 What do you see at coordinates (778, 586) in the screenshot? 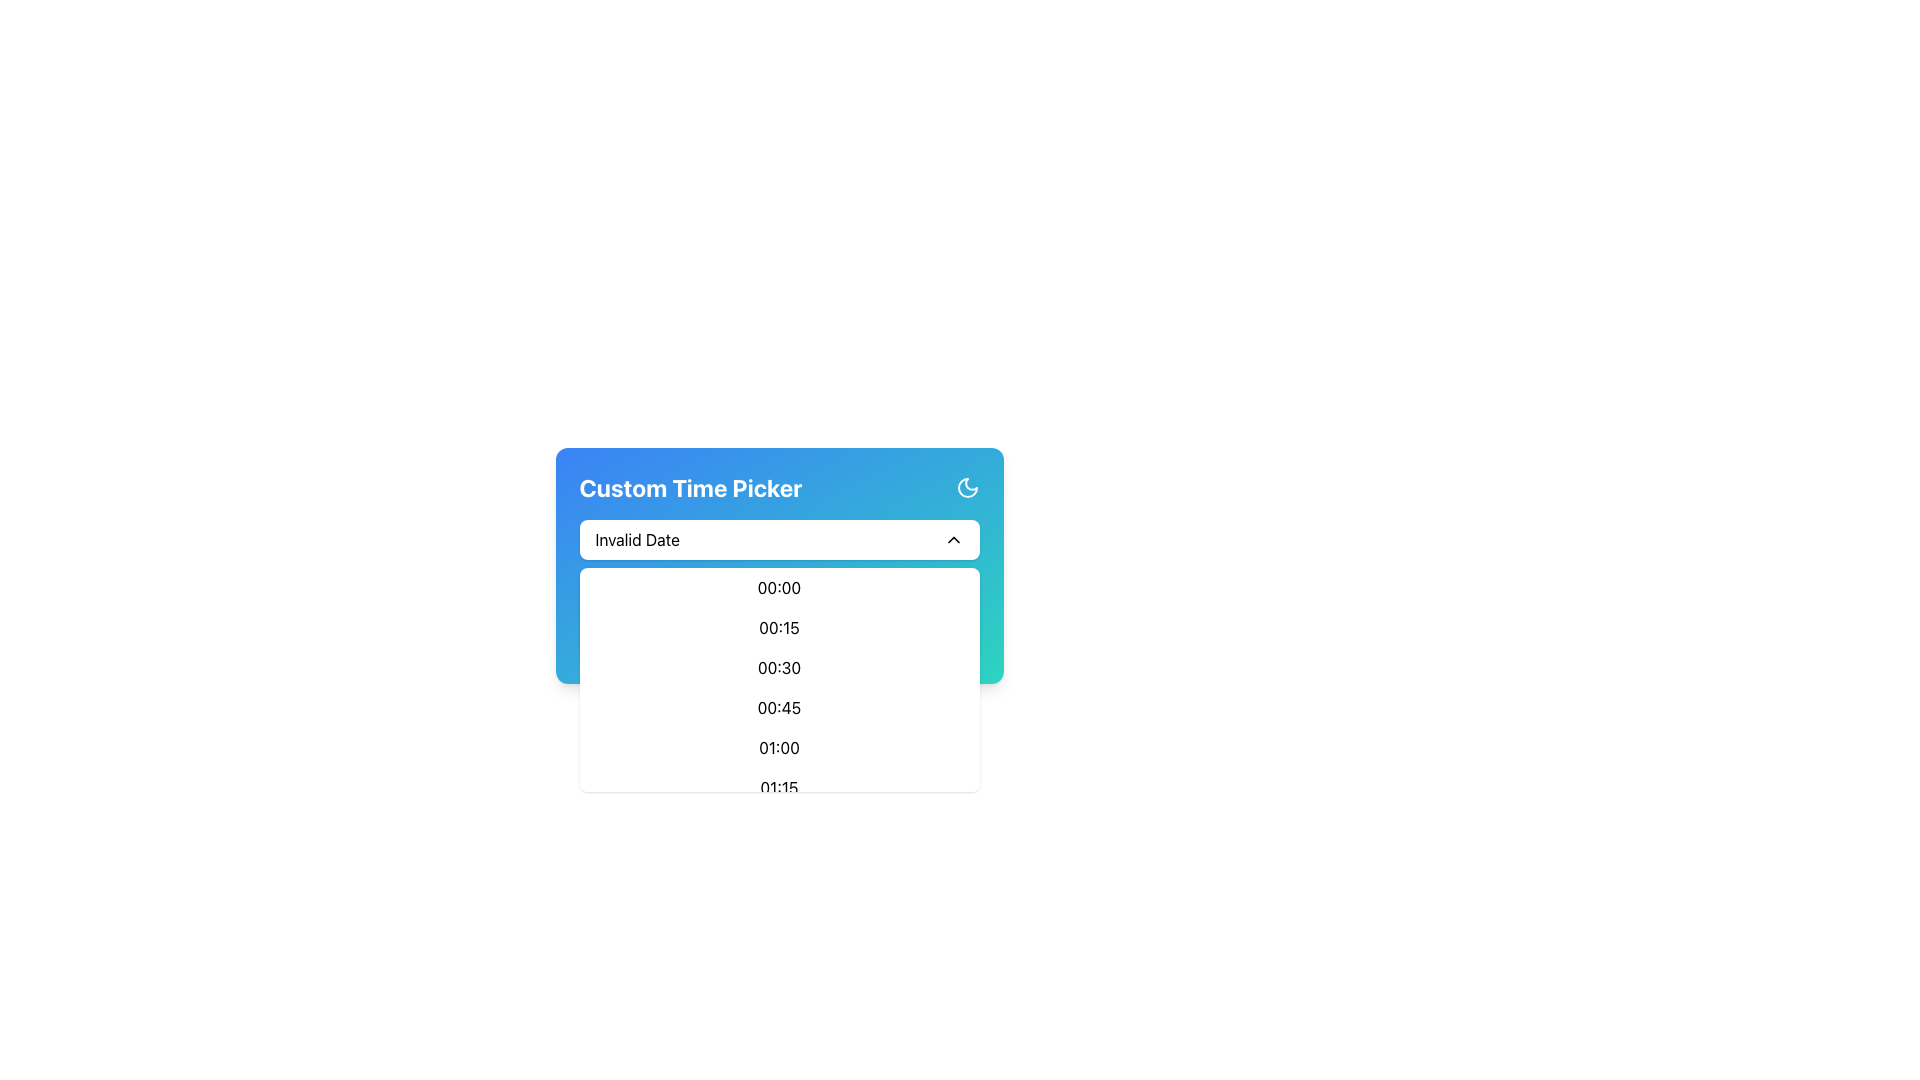
I see `the text label displaying '00:00'` at bounding box center [778, 586].